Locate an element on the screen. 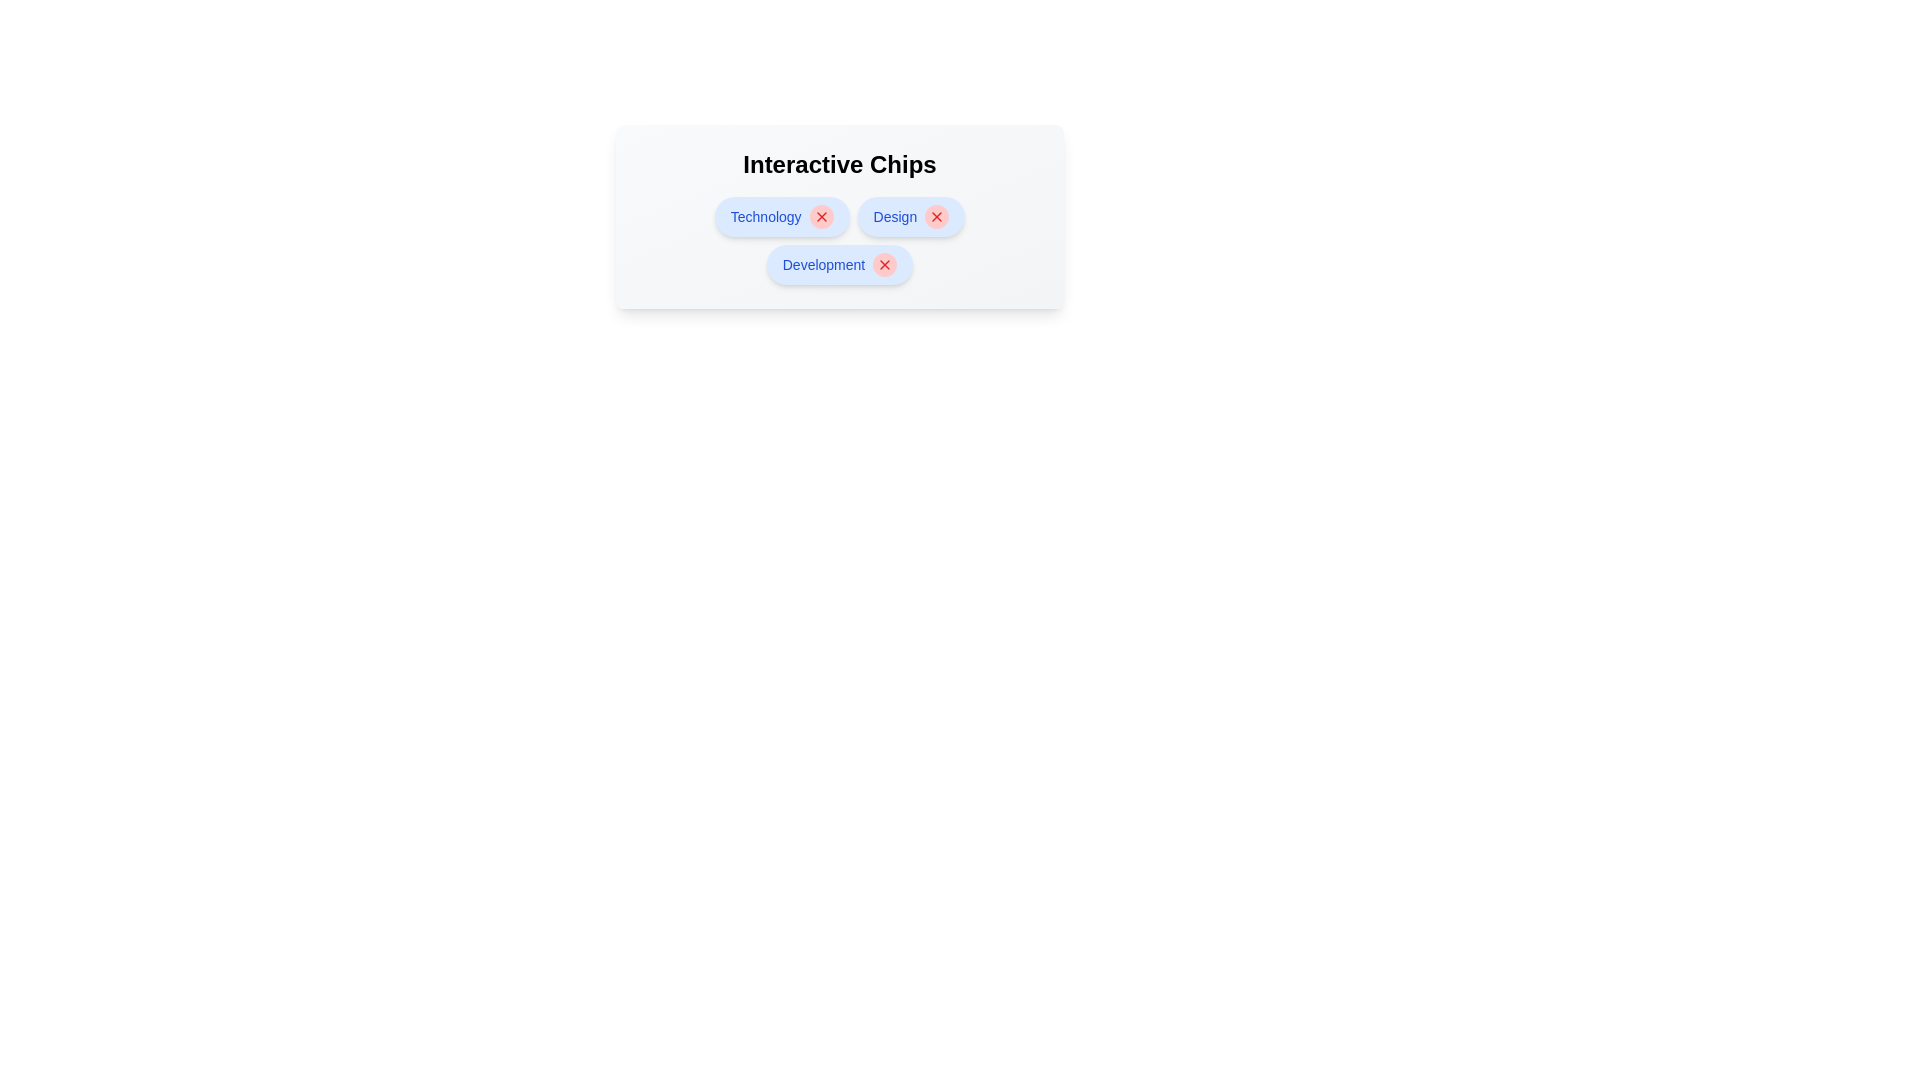  the chip labeled Development is located at coordinates (824, 264).